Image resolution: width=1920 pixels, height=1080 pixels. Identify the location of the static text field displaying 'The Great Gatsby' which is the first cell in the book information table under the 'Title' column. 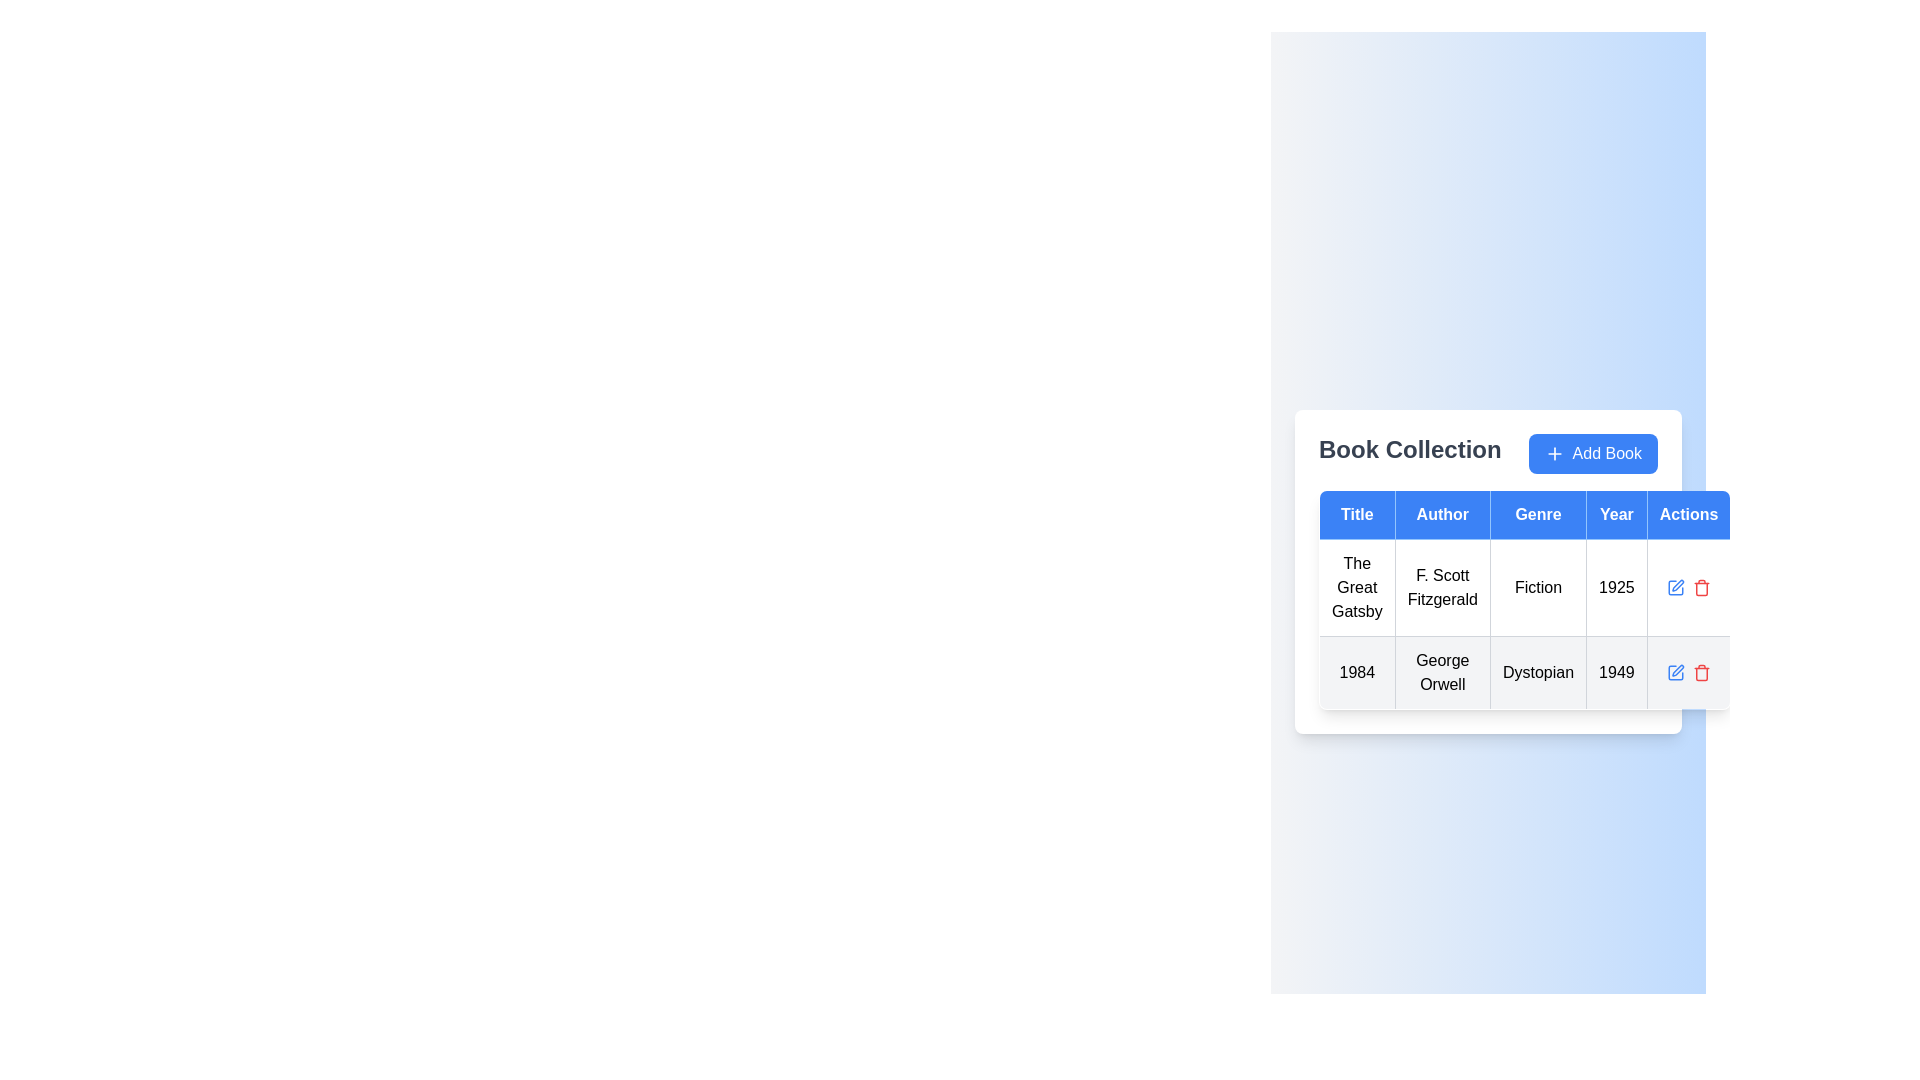
(1357, 586).